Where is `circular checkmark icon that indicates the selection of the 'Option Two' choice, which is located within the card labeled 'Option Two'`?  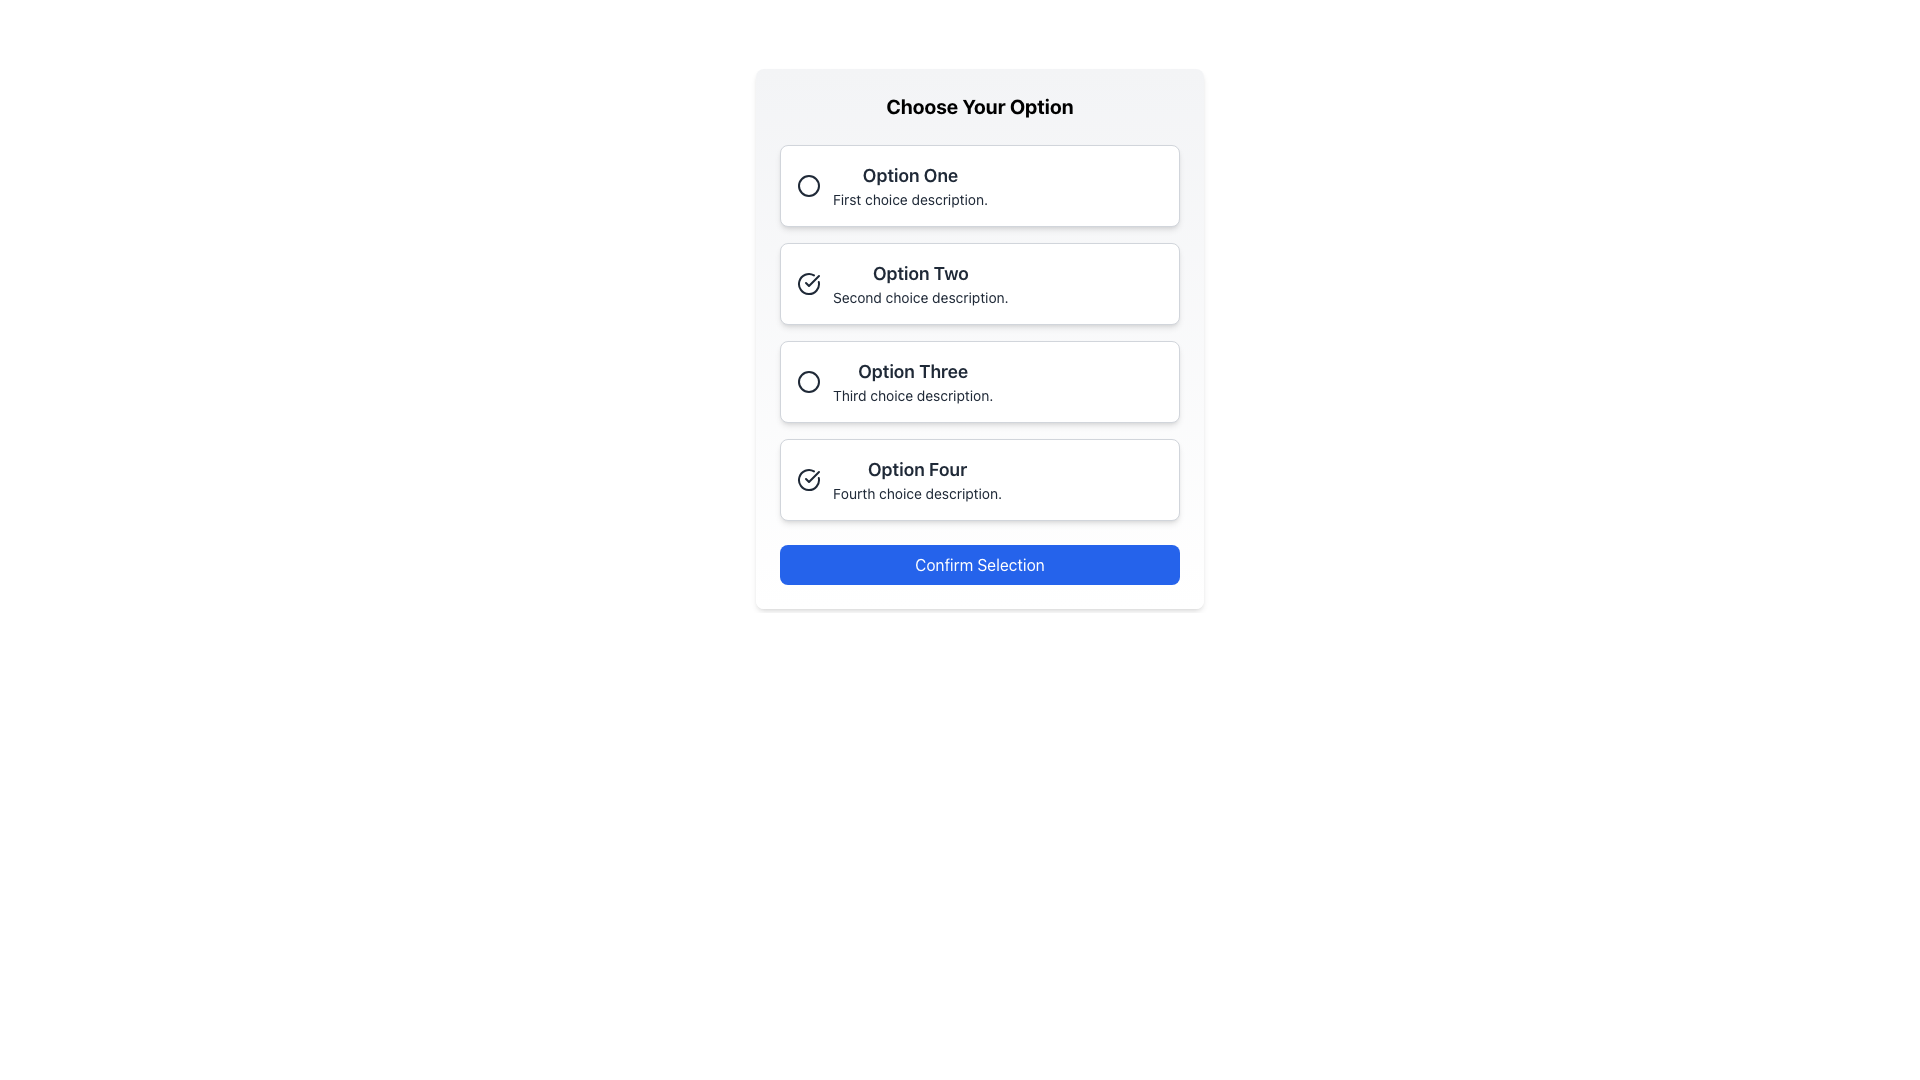 circular checkmark icon that indicates the selection of the 'Option Two' choice, which is located within the card labeled 'Option Two' is located at coordinates (809, 284).